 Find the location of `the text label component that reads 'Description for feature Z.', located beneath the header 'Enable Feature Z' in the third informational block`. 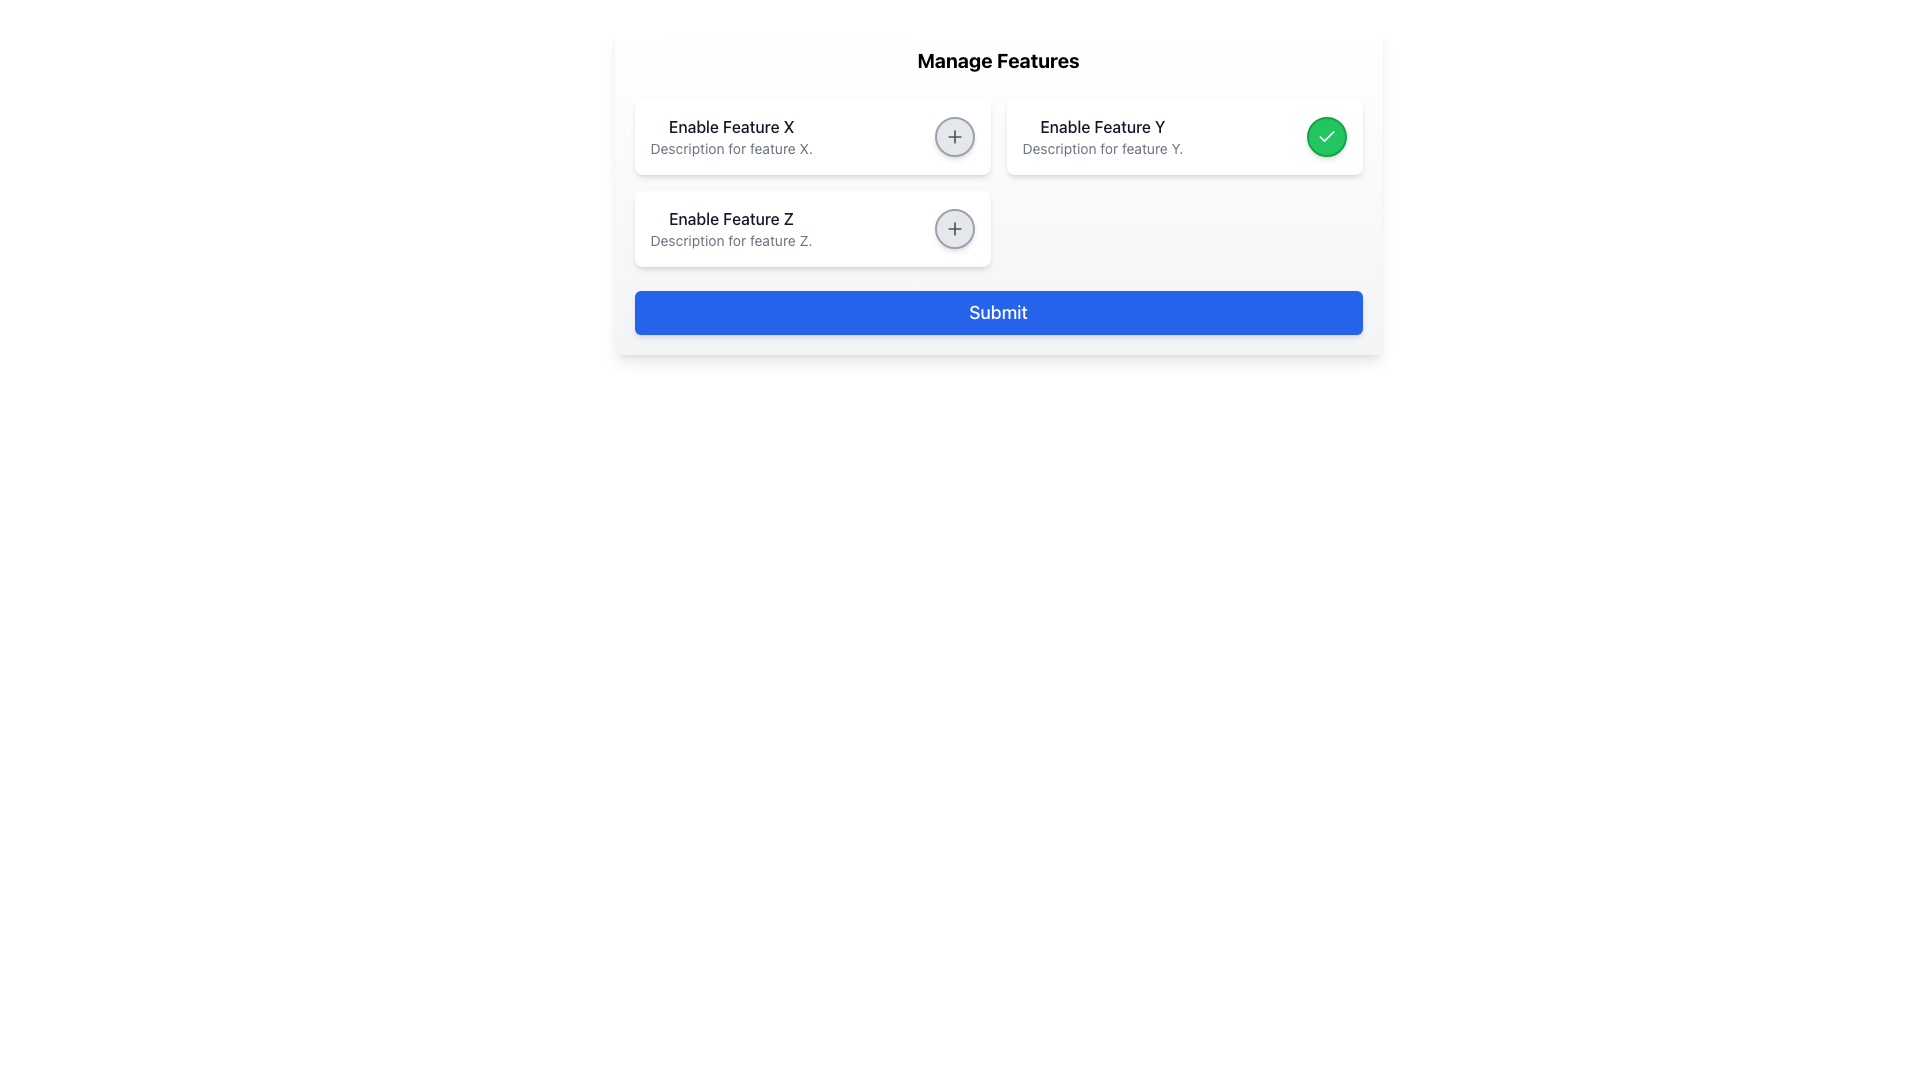

the text label component that reads 'Description for feature Z.', located beneath the header 'Enable Feature Z' in the third informational block is located at coordinates (730, 239).